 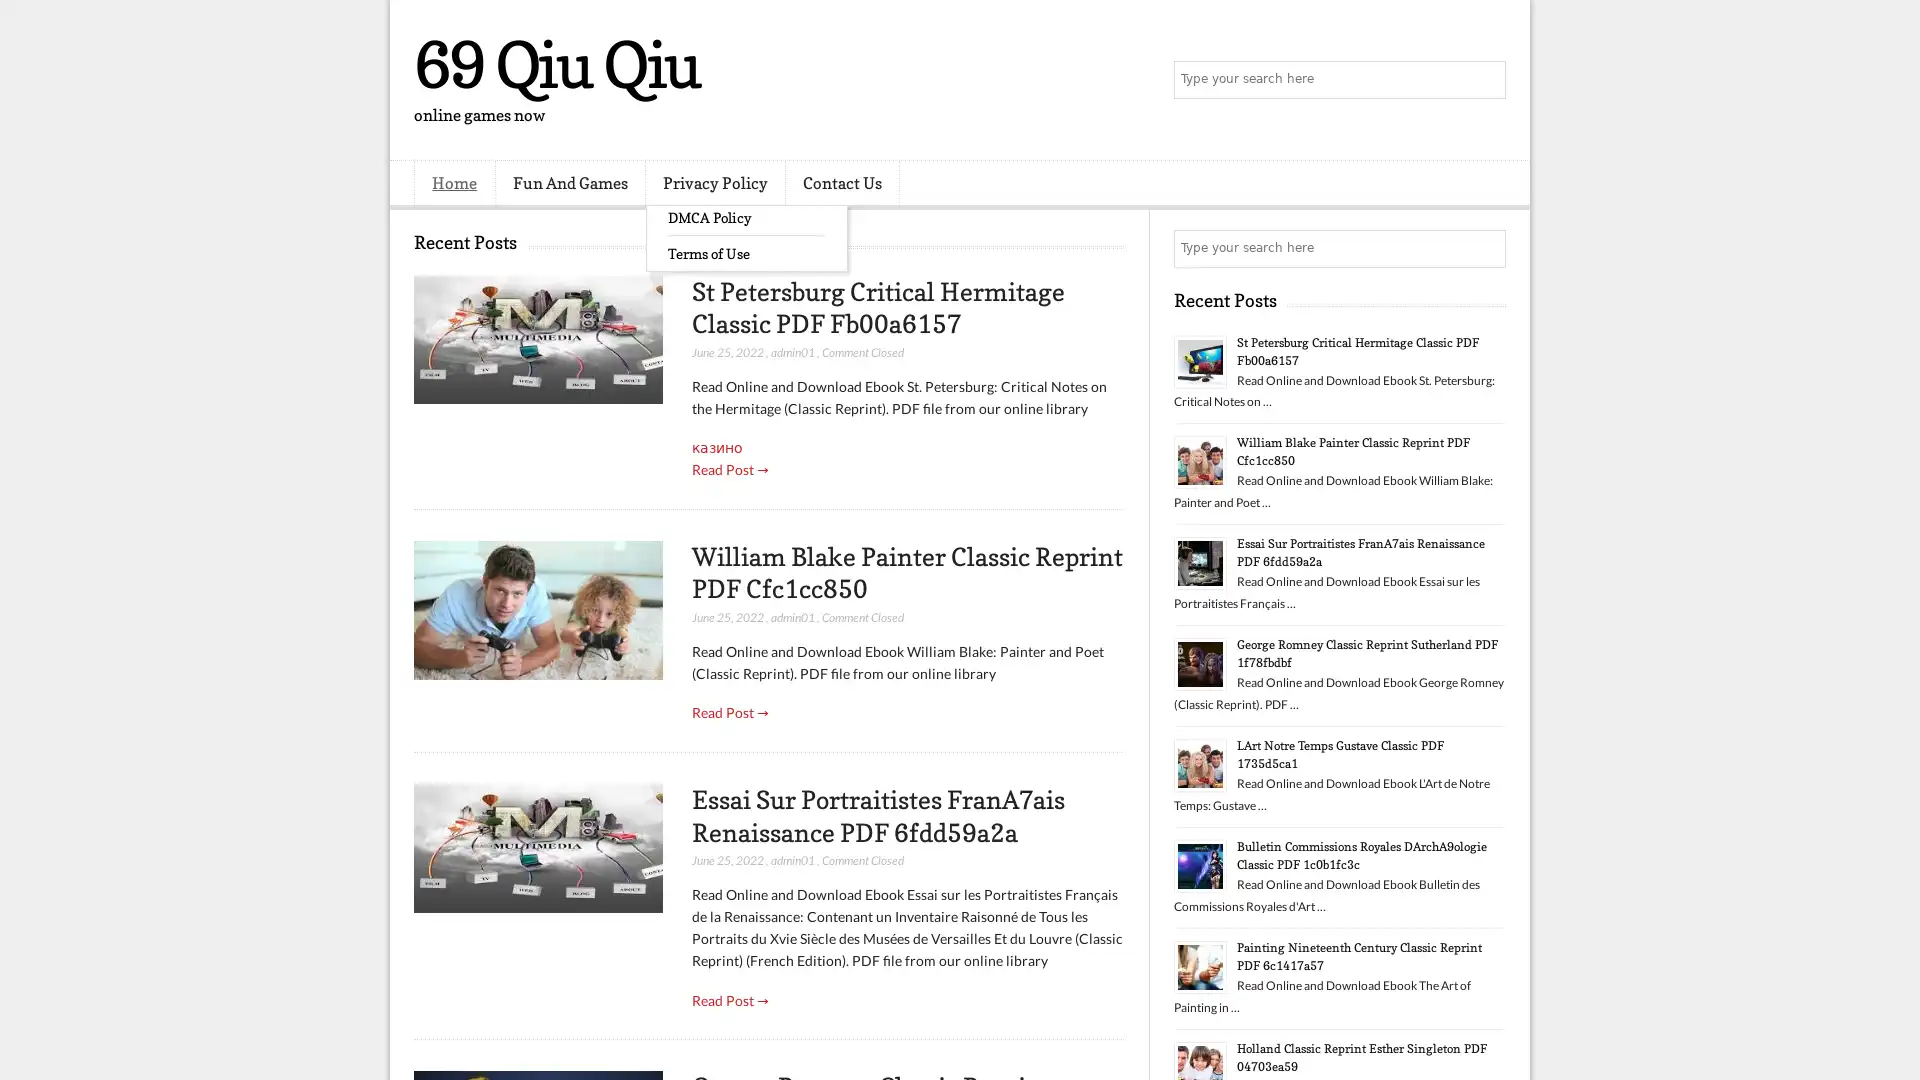 I want to click on Search, so click(x=1485, y=80).